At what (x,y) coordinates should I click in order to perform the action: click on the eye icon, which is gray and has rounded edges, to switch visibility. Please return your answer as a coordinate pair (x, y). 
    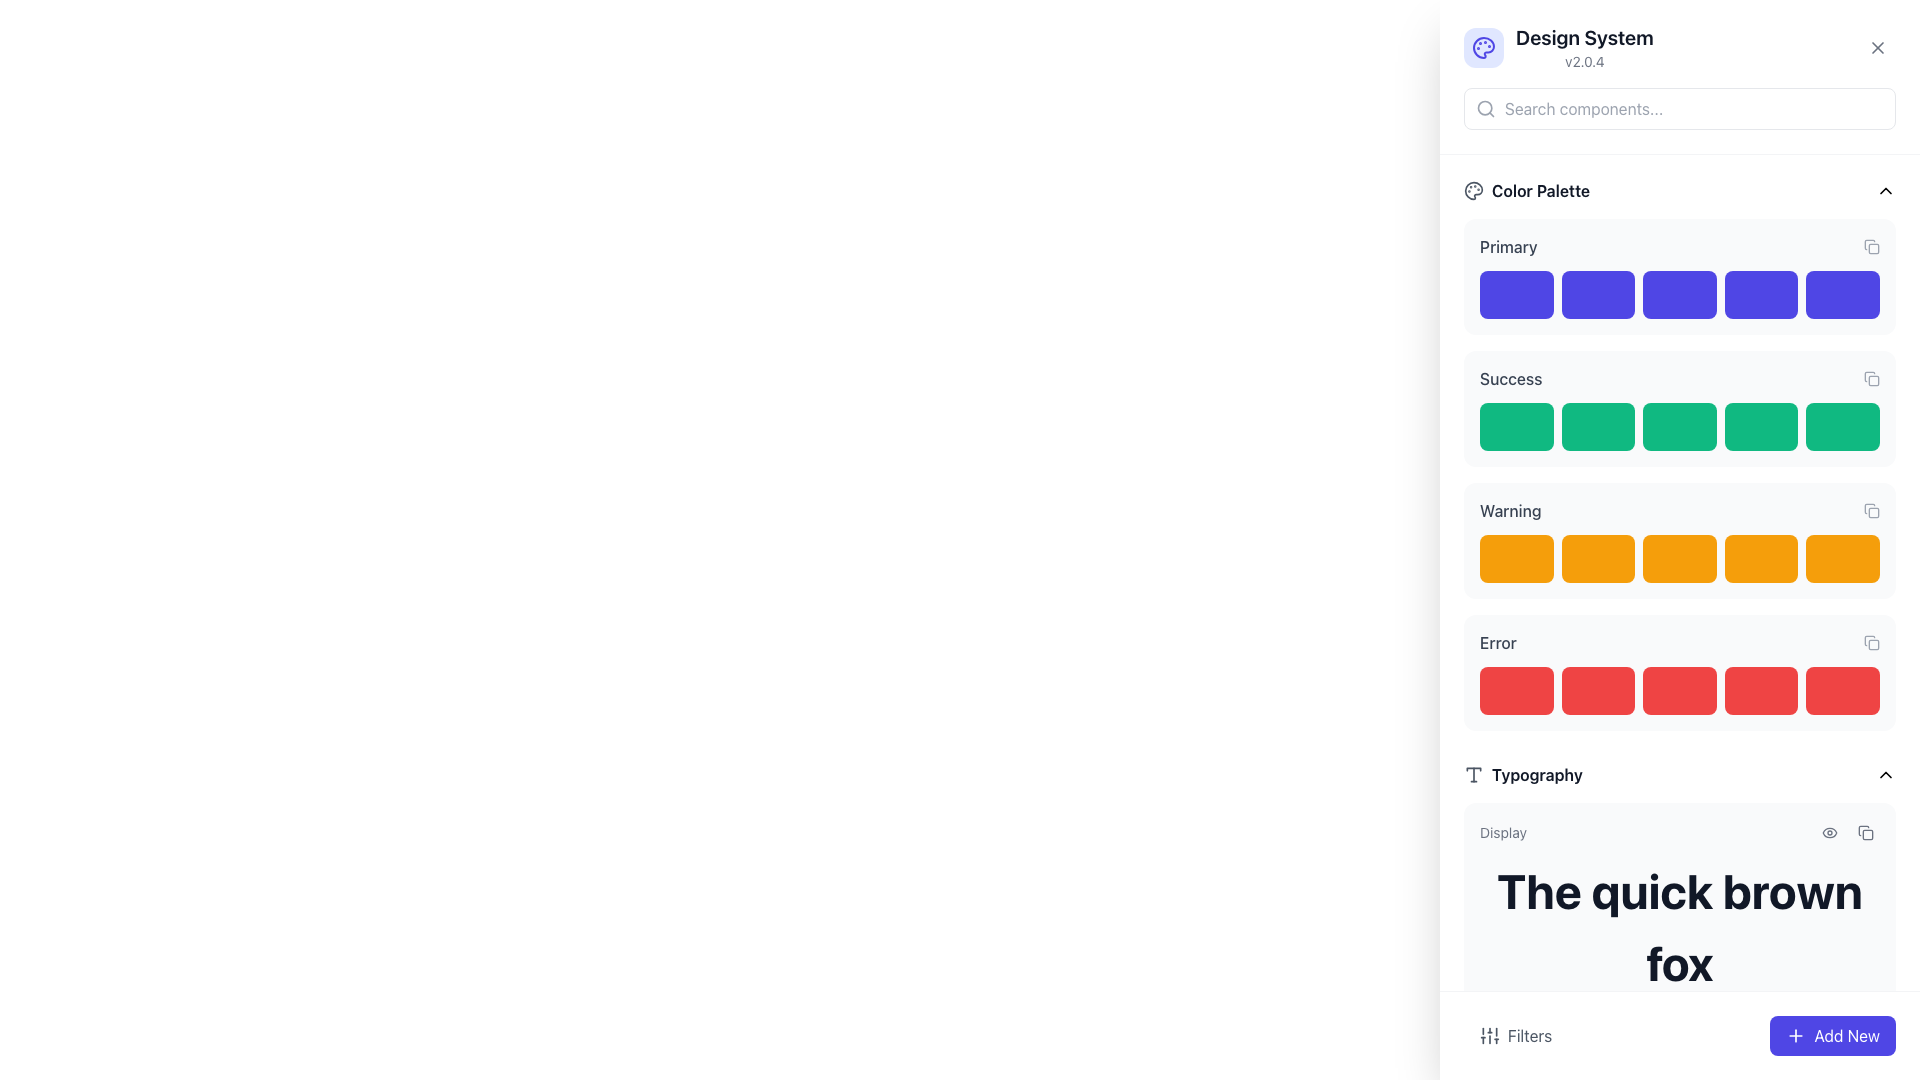
    Looking at the image, I should click on (1829, 833).